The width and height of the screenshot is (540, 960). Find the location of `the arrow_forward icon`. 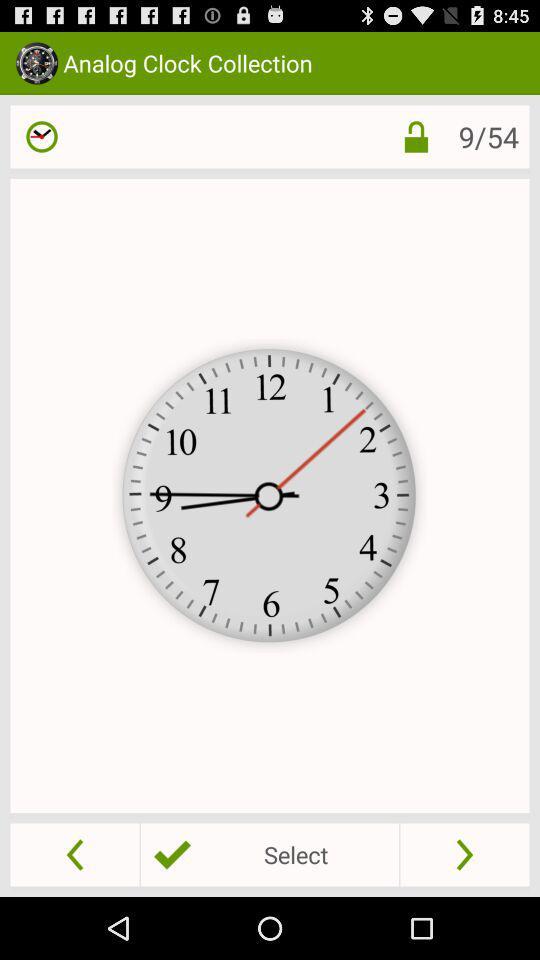

the arrow_forward icon is located at coordinates (464, 915).